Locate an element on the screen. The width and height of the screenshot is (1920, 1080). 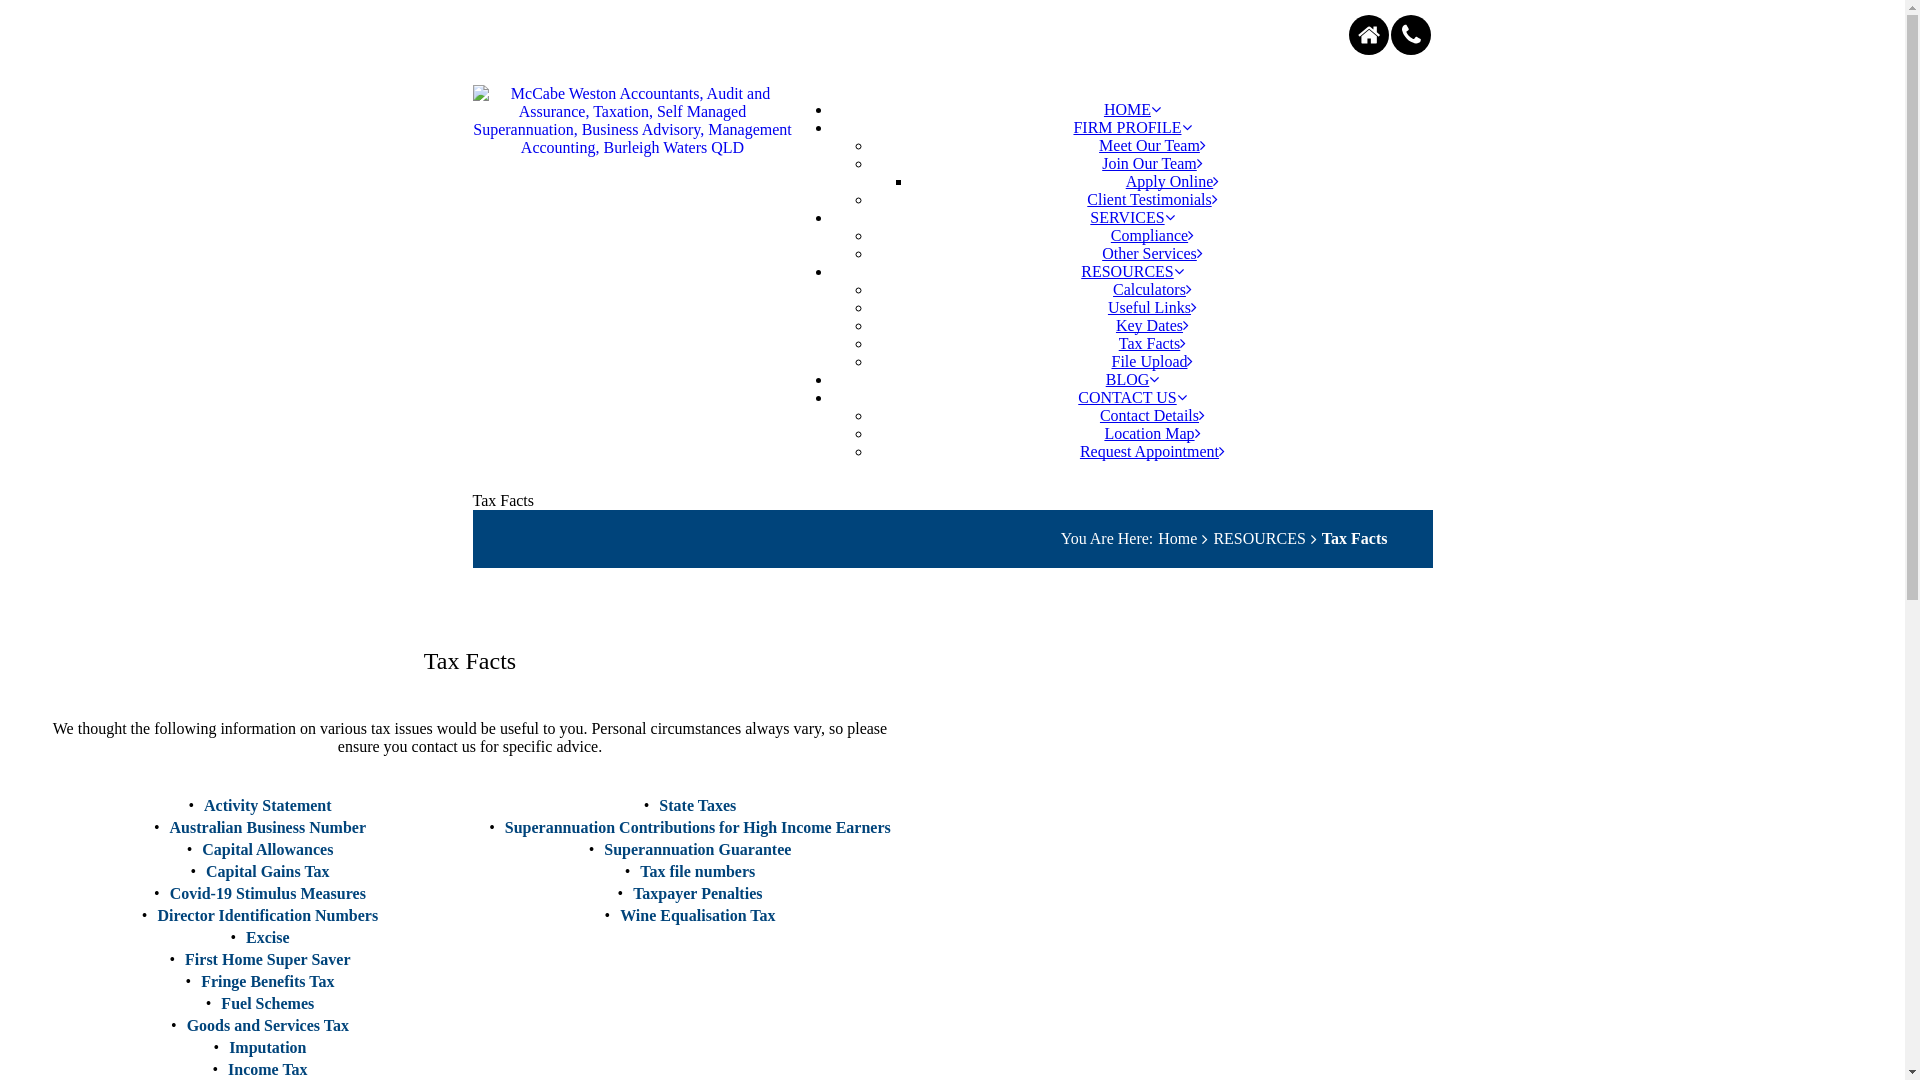
'Activity Statement' is located at coordinates (267, 804).